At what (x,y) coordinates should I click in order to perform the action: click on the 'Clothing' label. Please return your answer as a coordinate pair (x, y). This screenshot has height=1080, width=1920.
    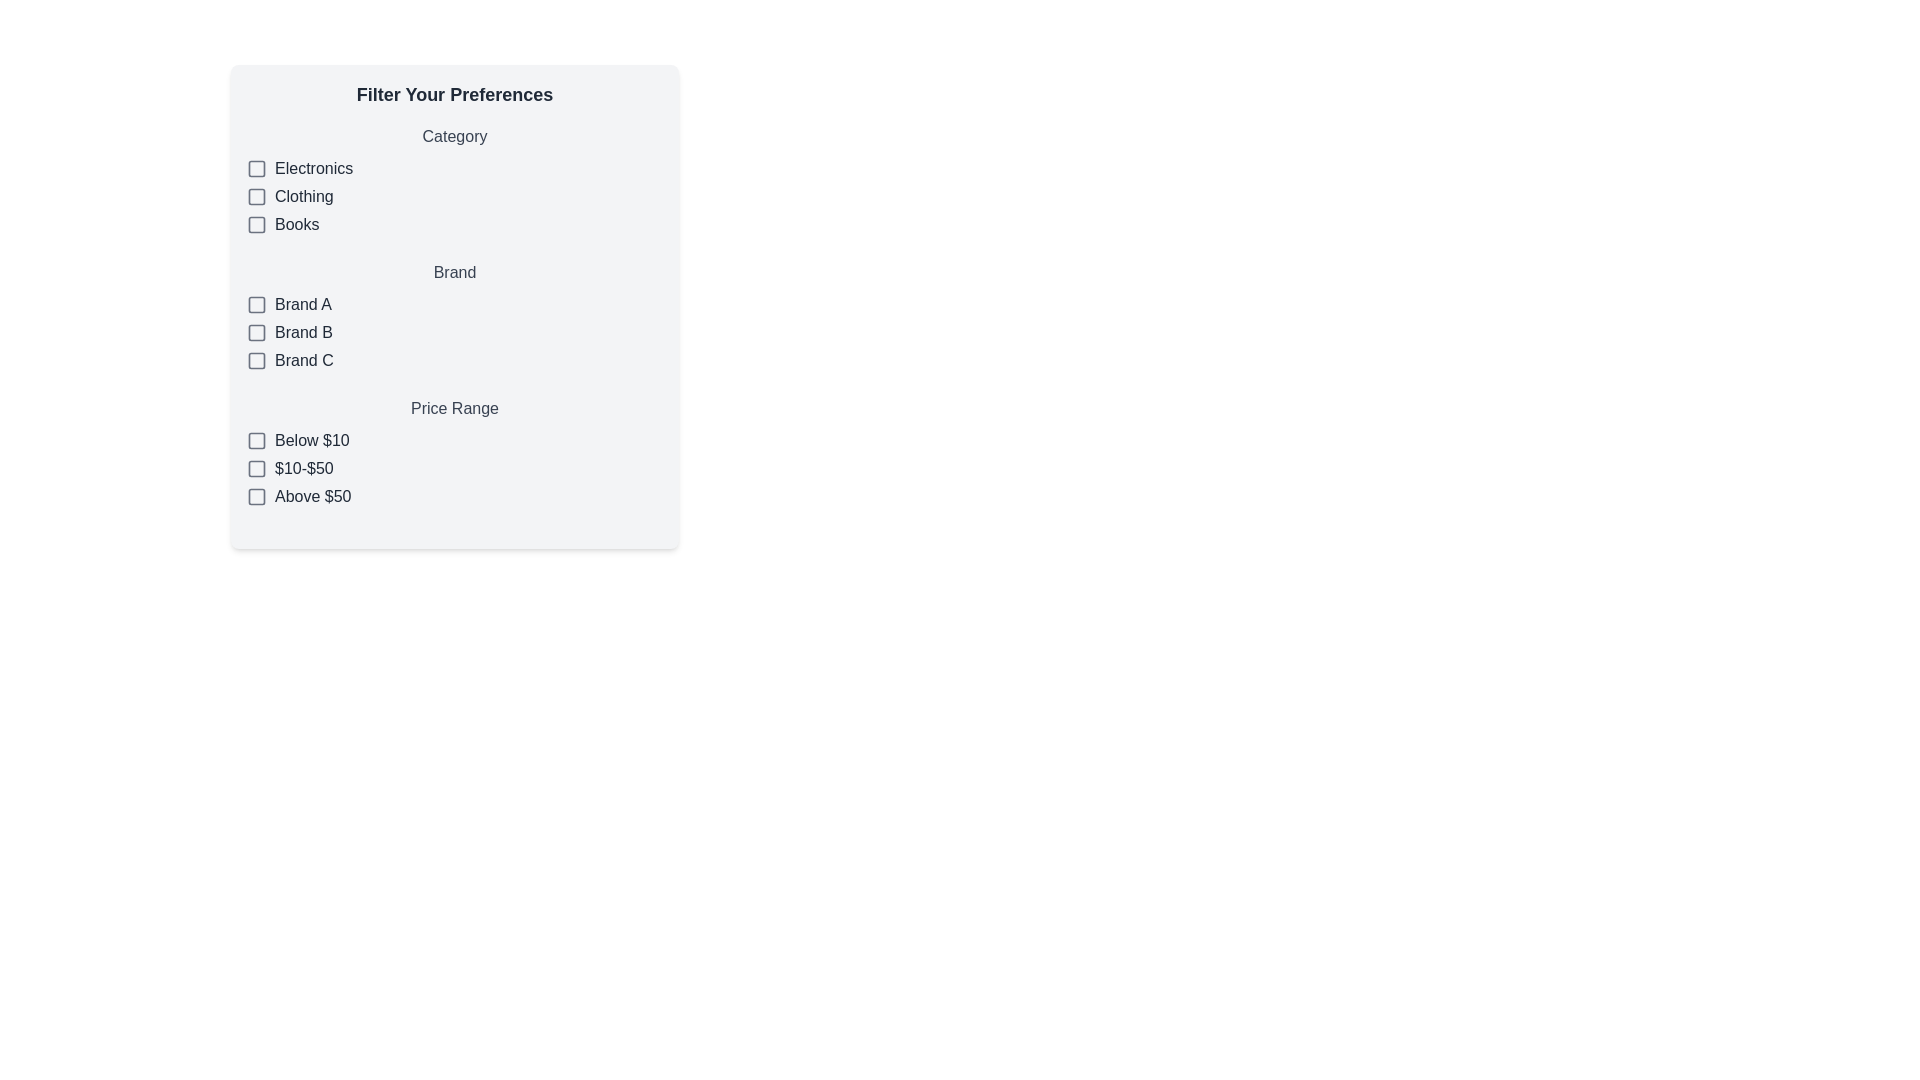
    Looking at the image, I should click on (302, 196).